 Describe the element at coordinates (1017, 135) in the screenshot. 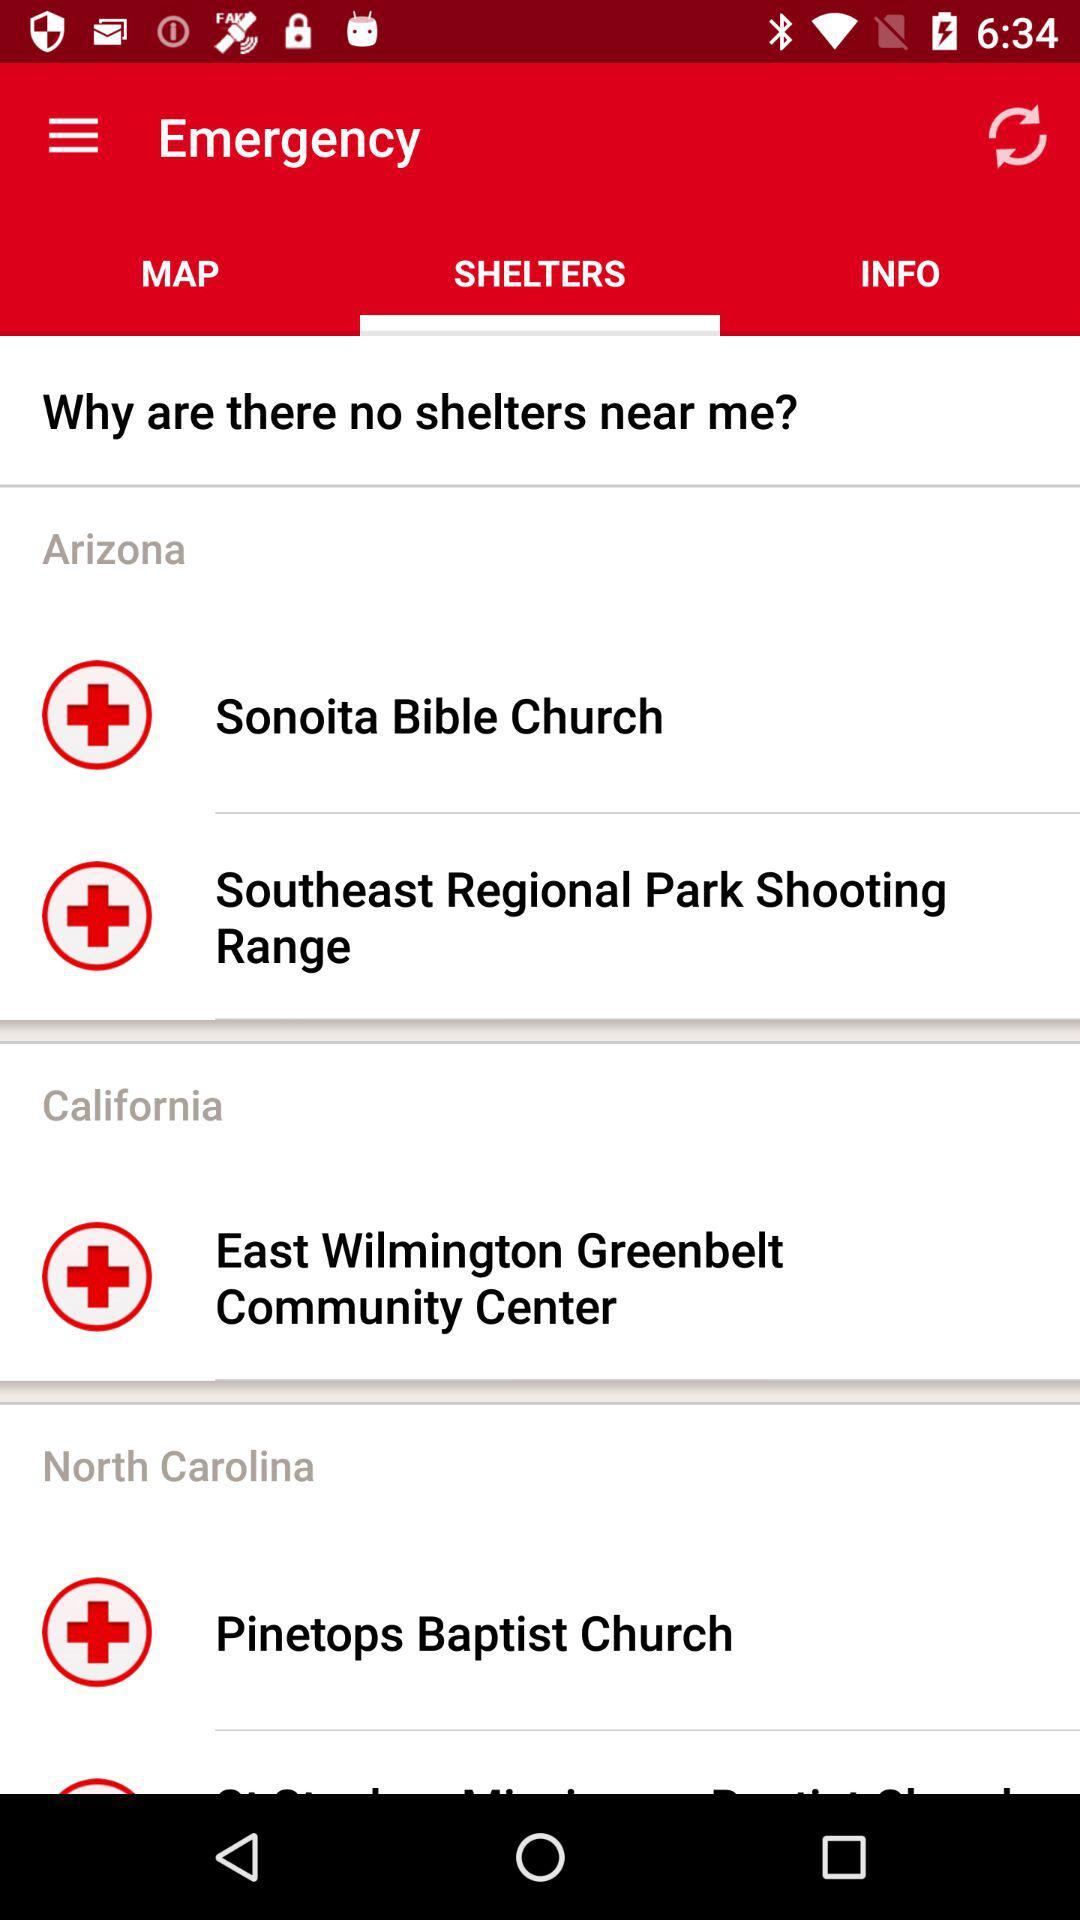

I see `the item next to shelters` at that location.